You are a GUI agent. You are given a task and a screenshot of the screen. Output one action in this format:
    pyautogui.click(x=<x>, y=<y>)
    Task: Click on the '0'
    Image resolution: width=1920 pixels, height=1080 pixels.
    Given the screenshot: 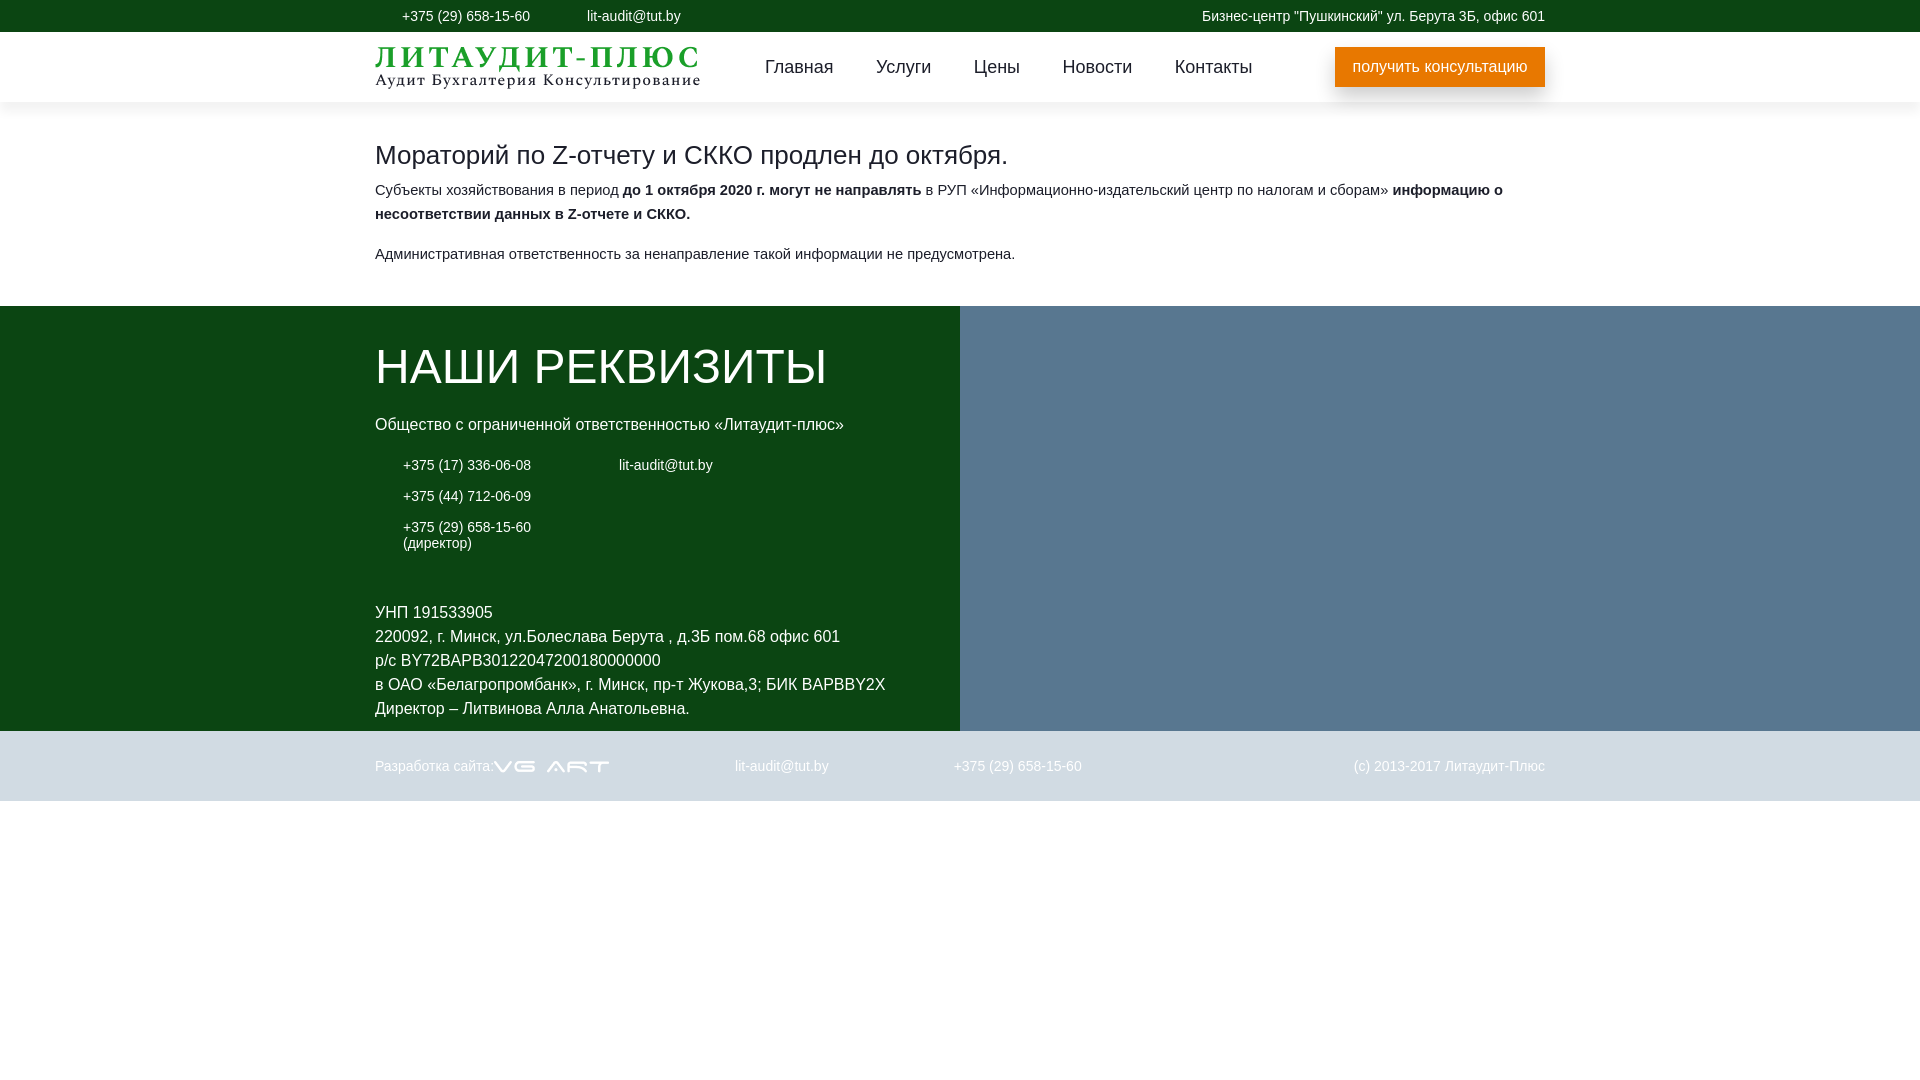 What is the action you would take?
    pyautogui.click(x=723, y=15)
    